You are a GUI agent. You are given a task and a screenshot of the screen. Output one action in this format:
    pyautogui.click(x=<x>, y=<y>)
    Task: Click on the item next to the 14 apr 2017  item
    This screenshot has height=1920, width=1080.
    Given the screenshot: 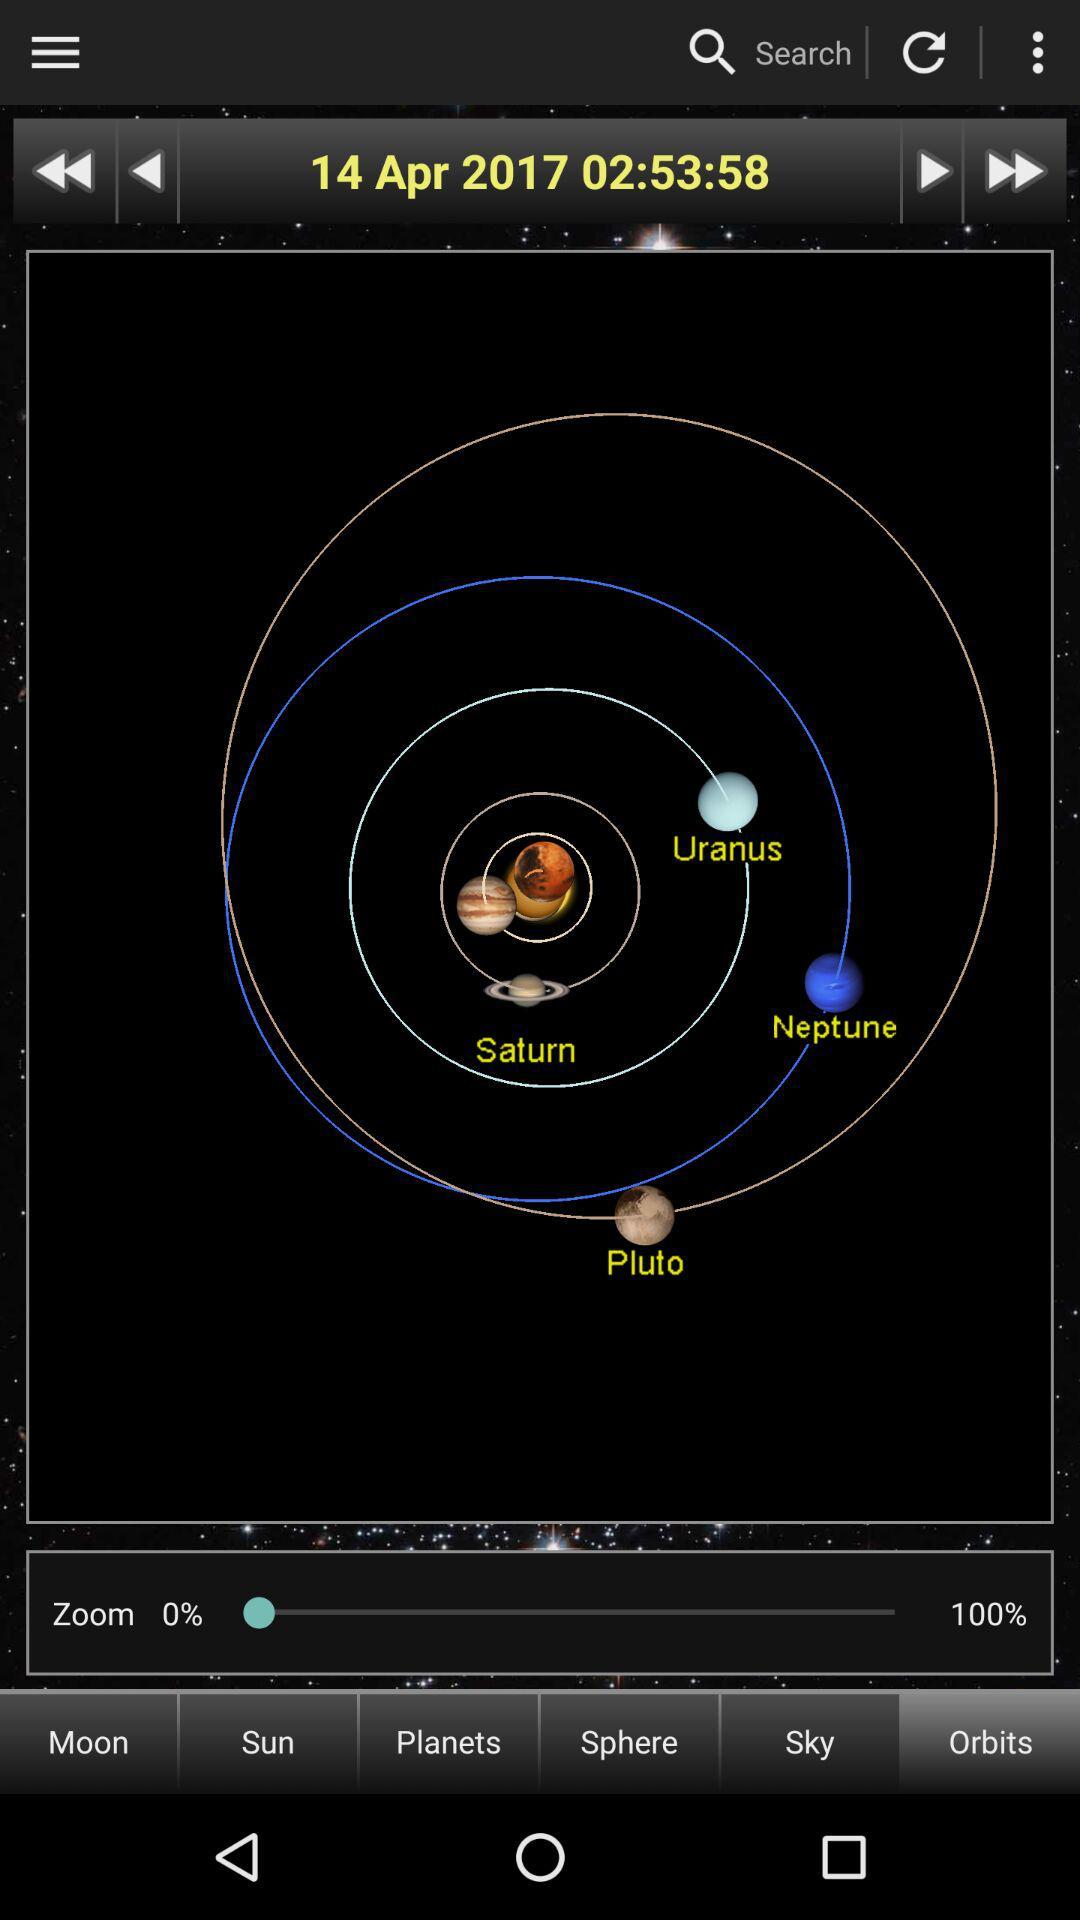 What is the action you would take?
    pyautogui.click(x=675, y=171)
    